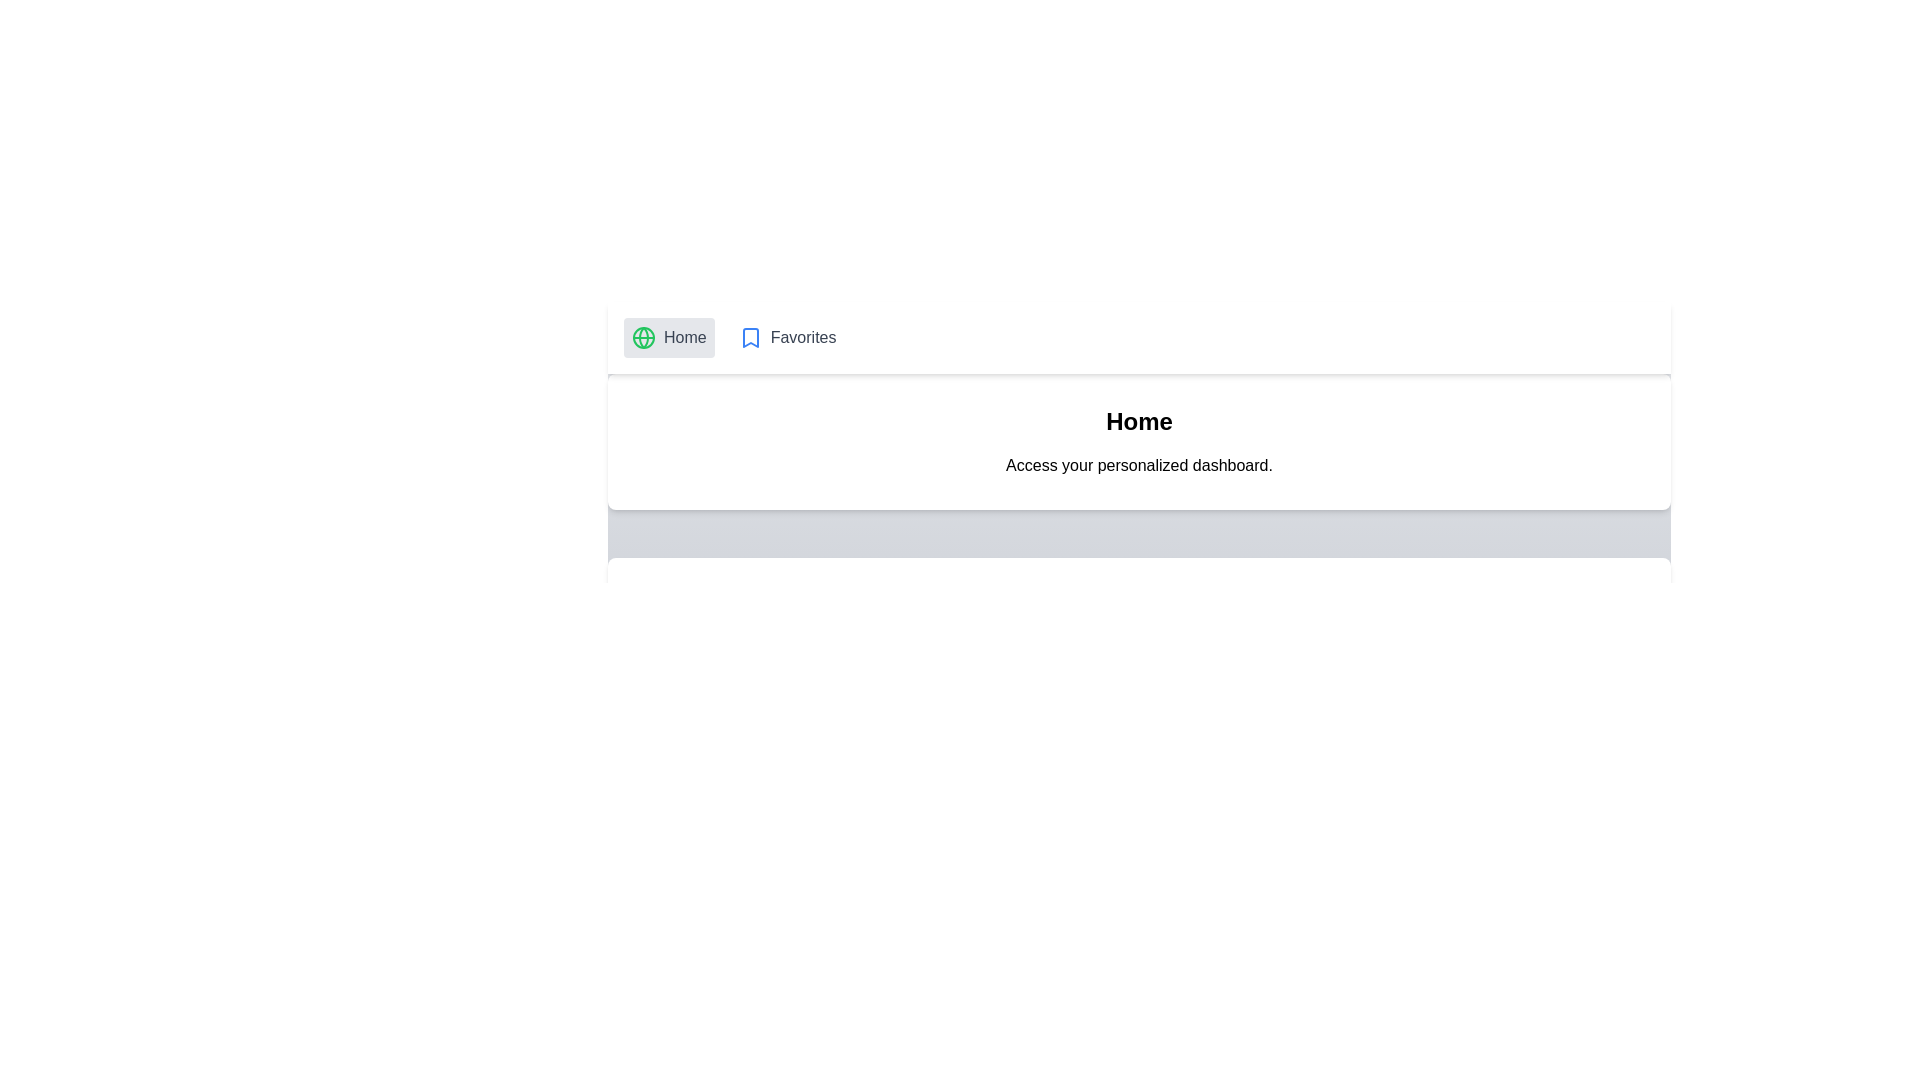 The height and width of the screenshot is (1080, 1920). What do you see at coordinates (669, 337) in the screenshot?
I see `the 'Home' navigation button located at the top-left corner of the navigation bar` at bounding box center [669, 337].